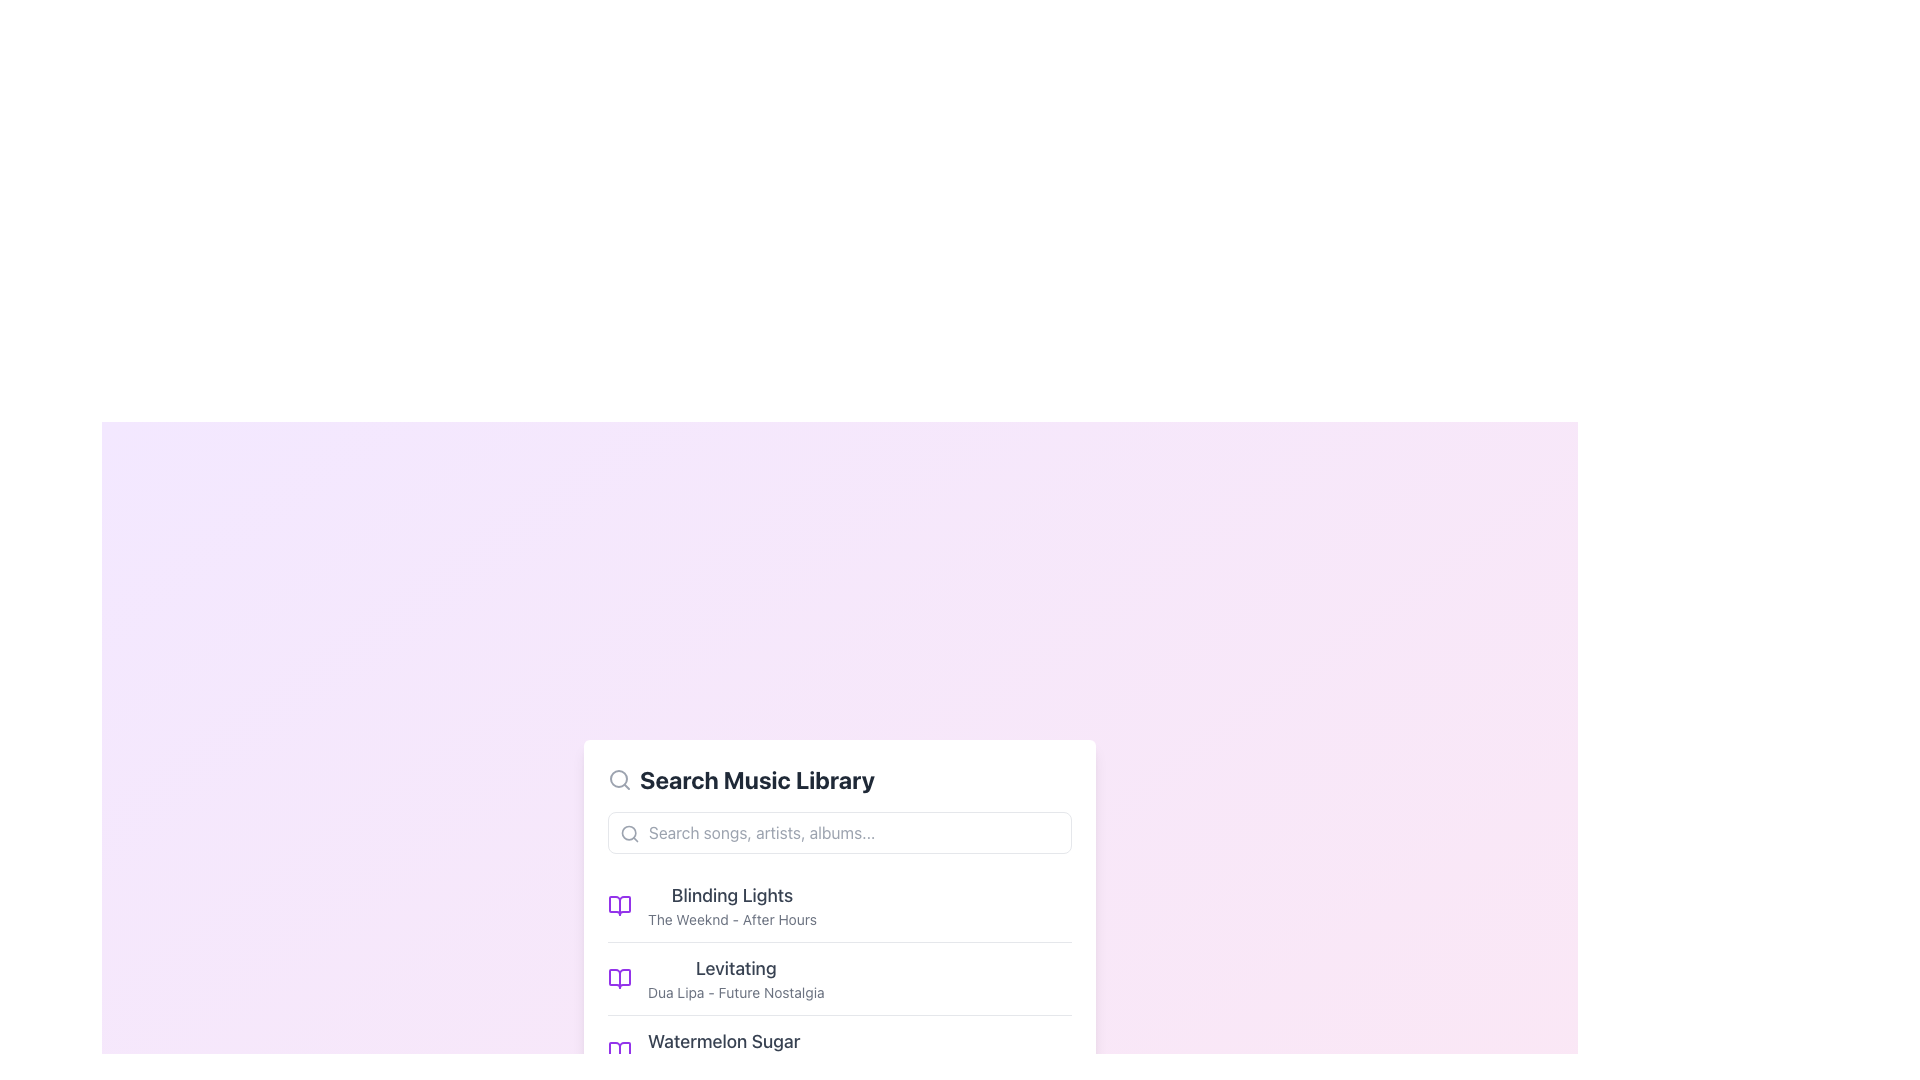 This screenshot has height=1080, width=1920. What do you see at coordinates (723, 1050) in the screenshot?
I see `the Text Label displaying the song title 'Watermelon Sugar'` at bounding box center [723, 1050].